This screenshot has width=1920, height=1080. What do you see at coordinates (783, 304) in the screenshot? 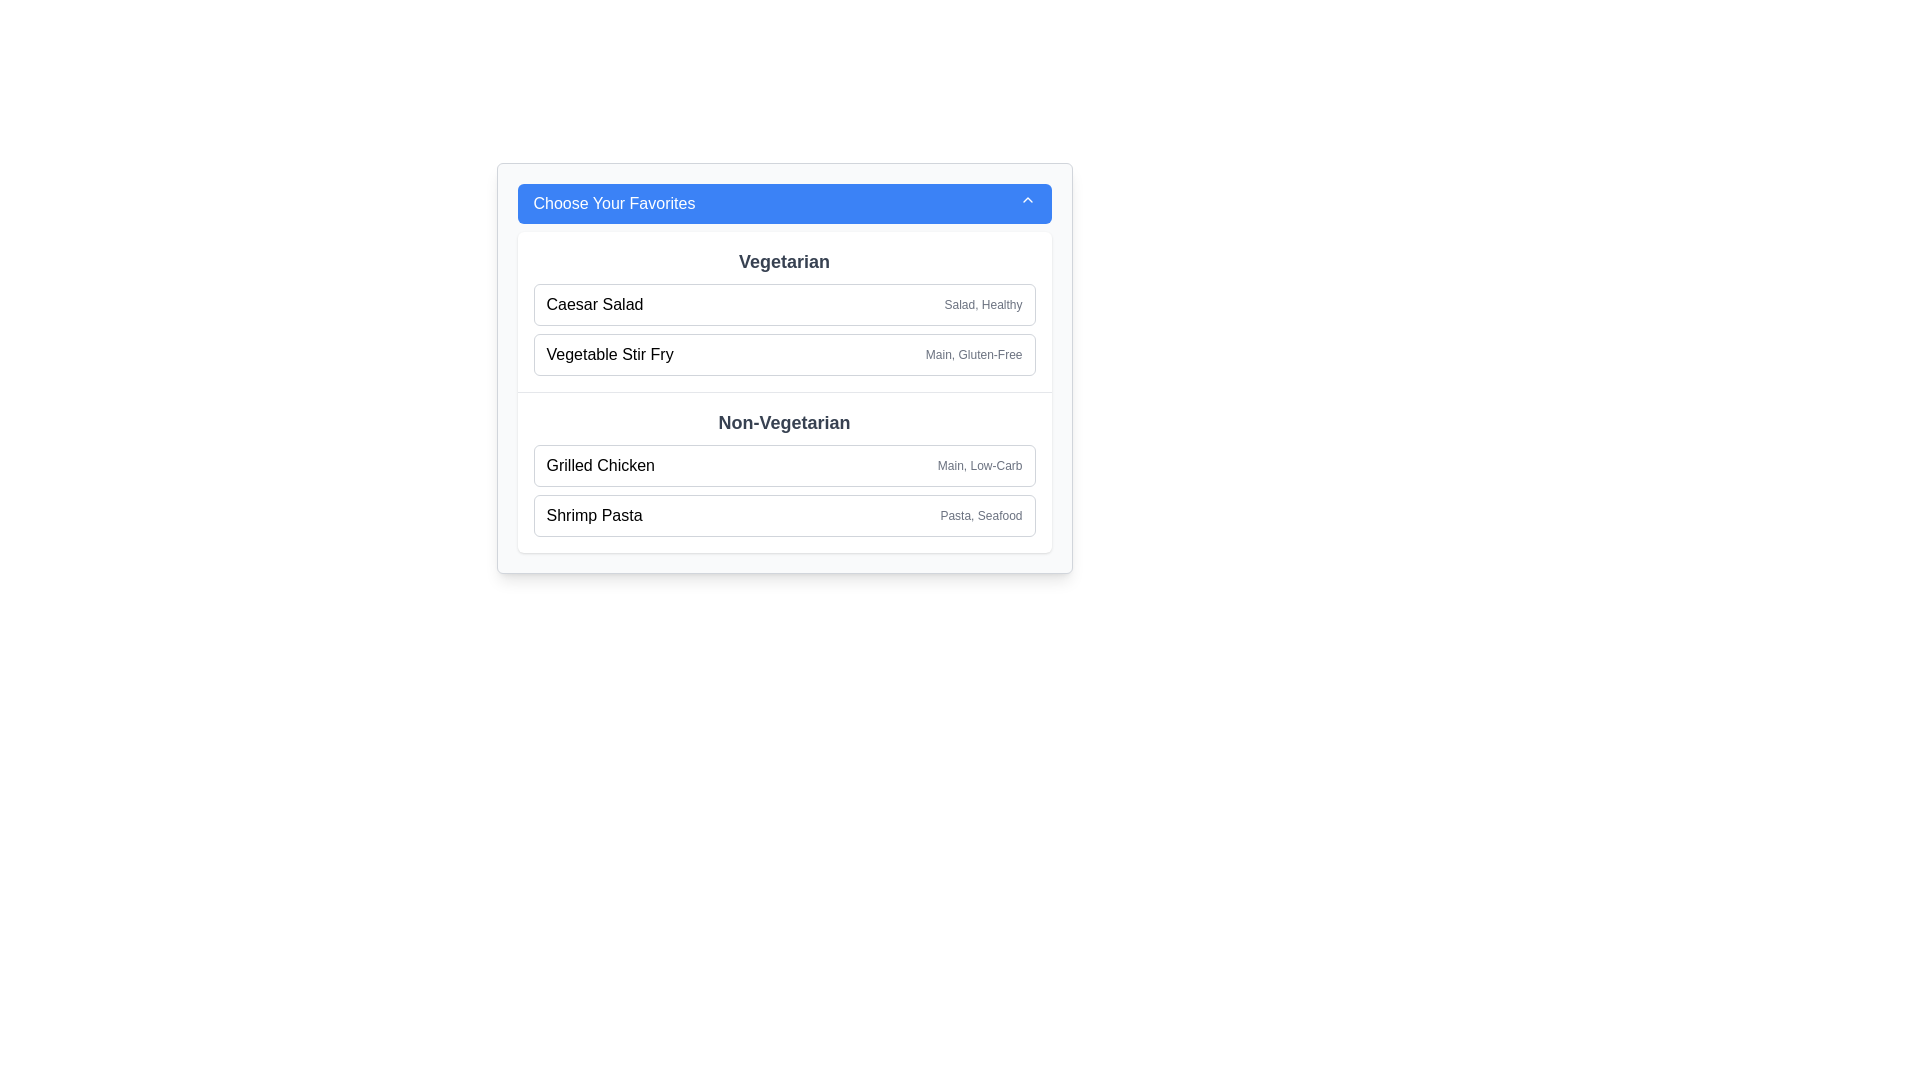
I see `the 'Caesar Salad' selectable list item, which is the first option under the 'Vegetarian' section` at bounding box center [783, 304].